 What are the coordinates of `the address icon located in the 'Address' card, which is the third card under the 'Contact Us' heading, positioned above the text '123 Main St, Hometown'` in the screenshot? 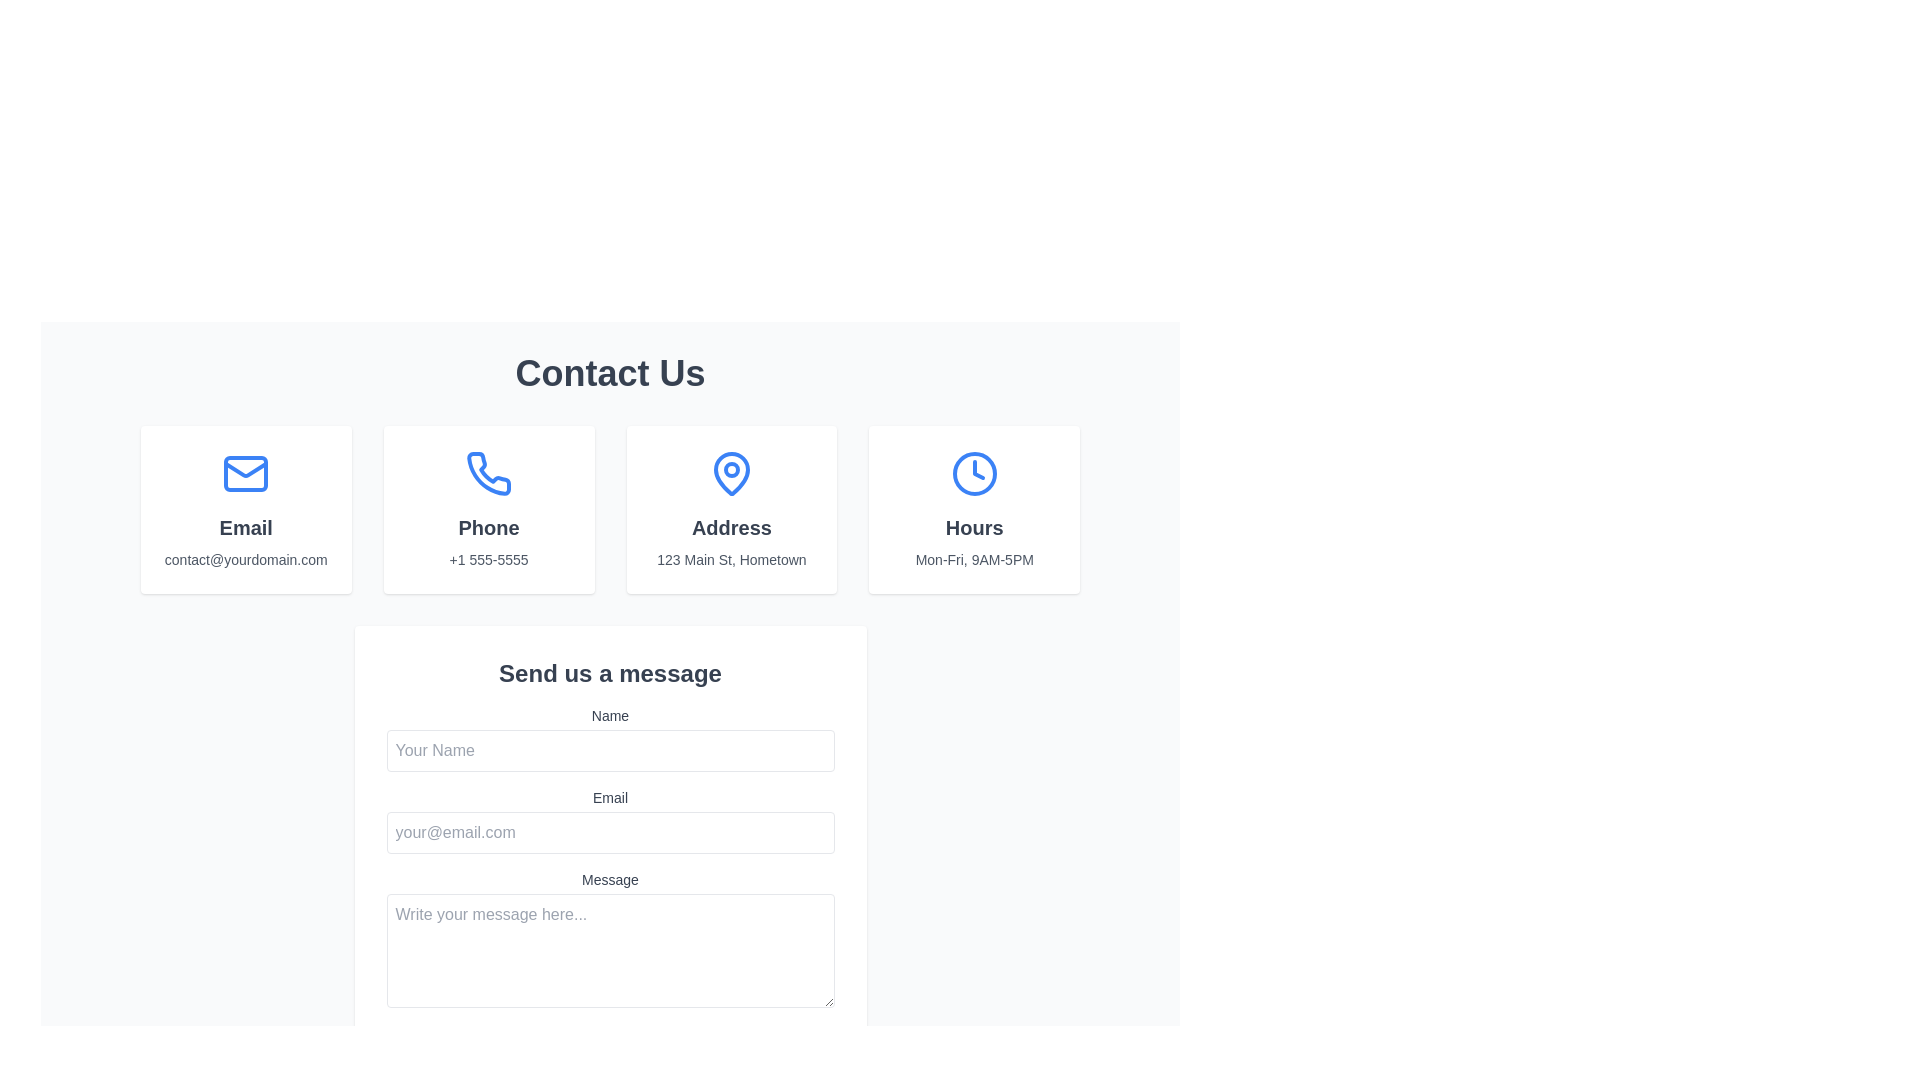 It's located at (730, 474).